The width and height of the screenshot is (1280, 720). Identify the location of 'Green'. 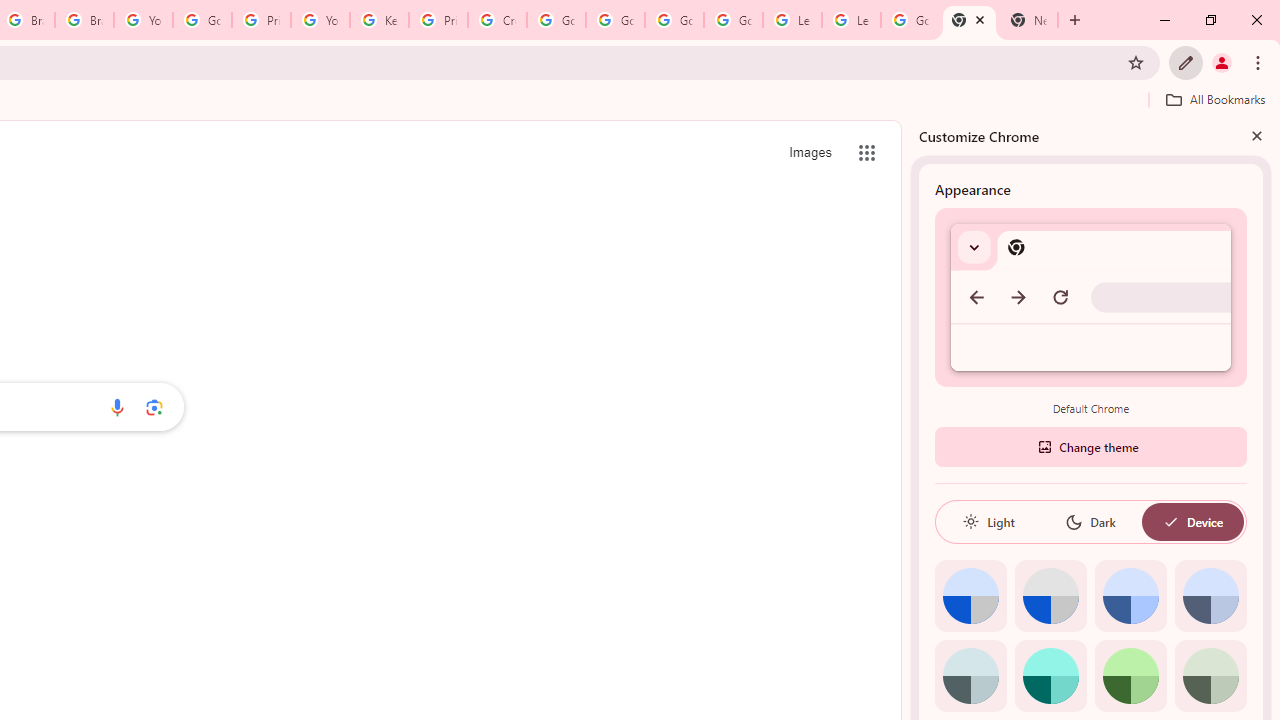
(1130, 675).